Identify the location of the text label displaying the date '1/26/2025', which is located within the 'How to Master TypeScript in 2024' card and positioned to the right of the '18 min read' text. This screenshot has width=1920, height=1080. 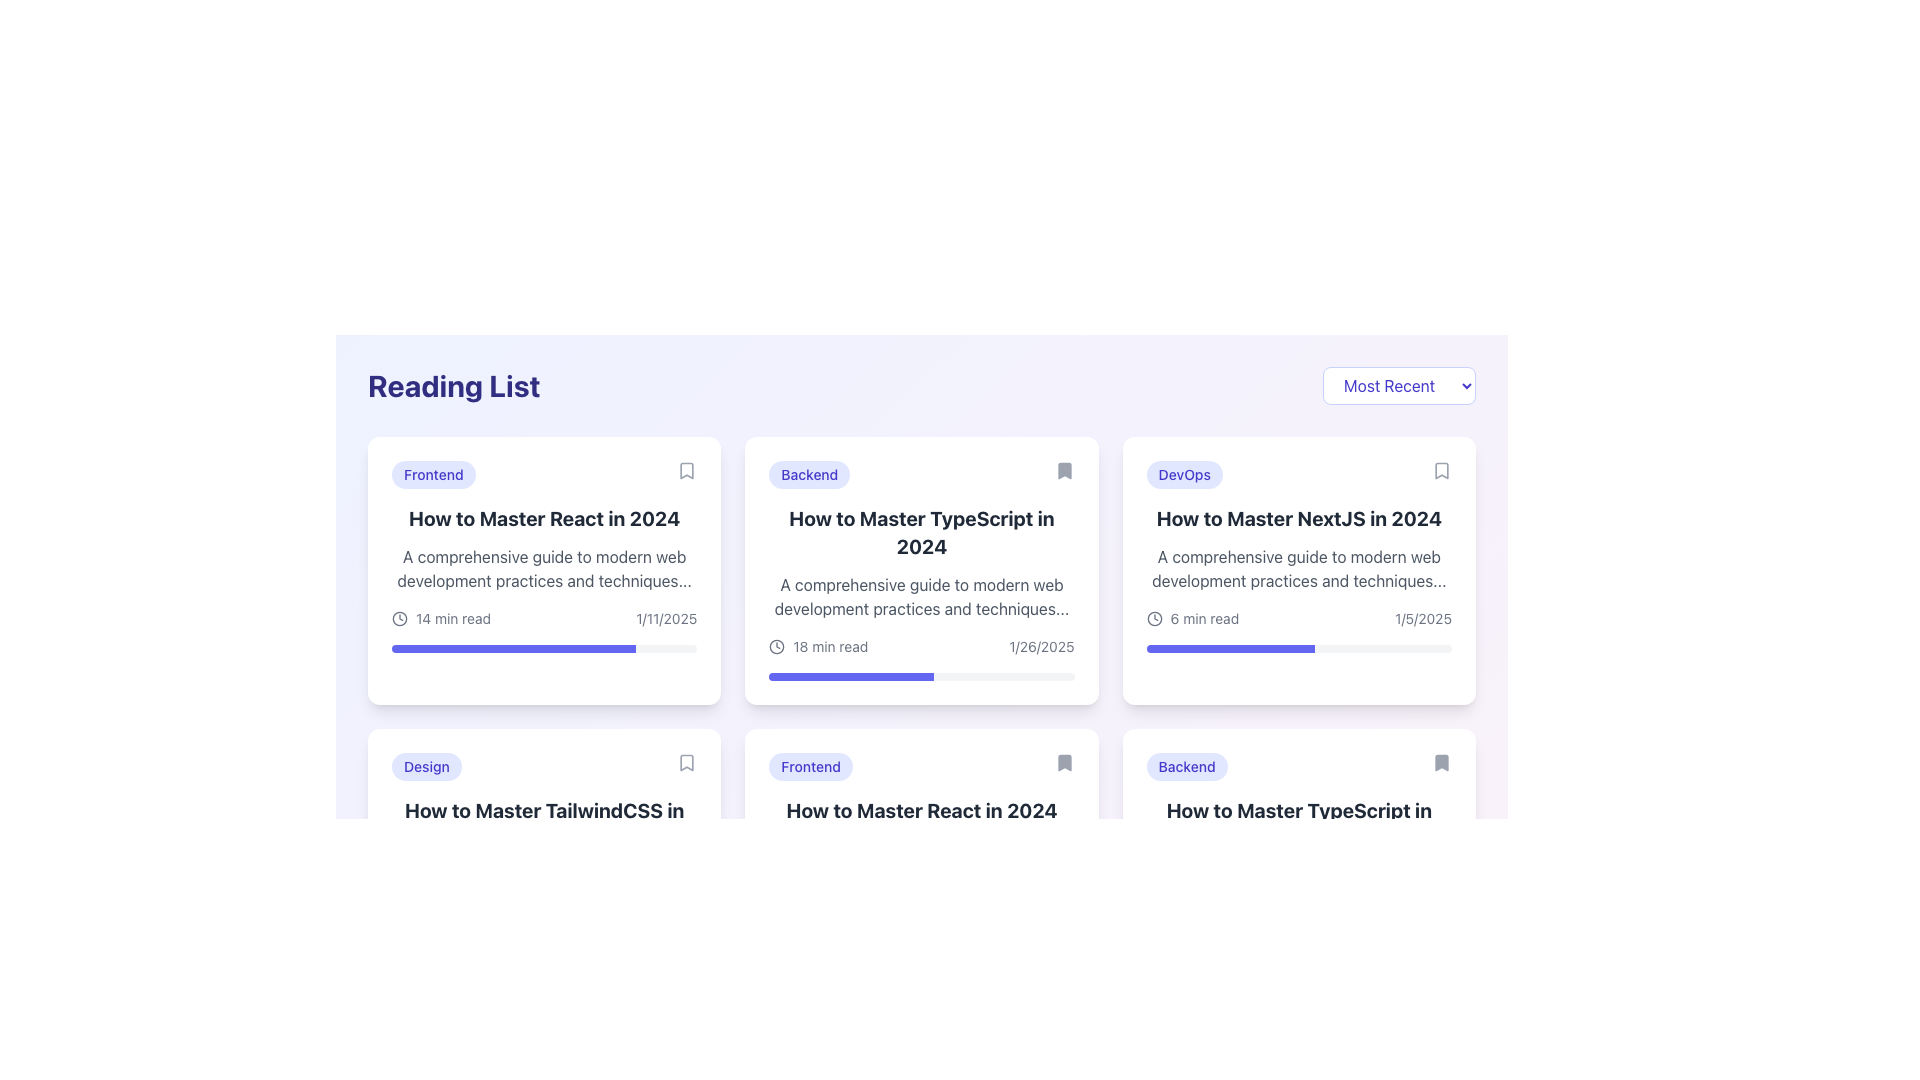
(1040, 647).